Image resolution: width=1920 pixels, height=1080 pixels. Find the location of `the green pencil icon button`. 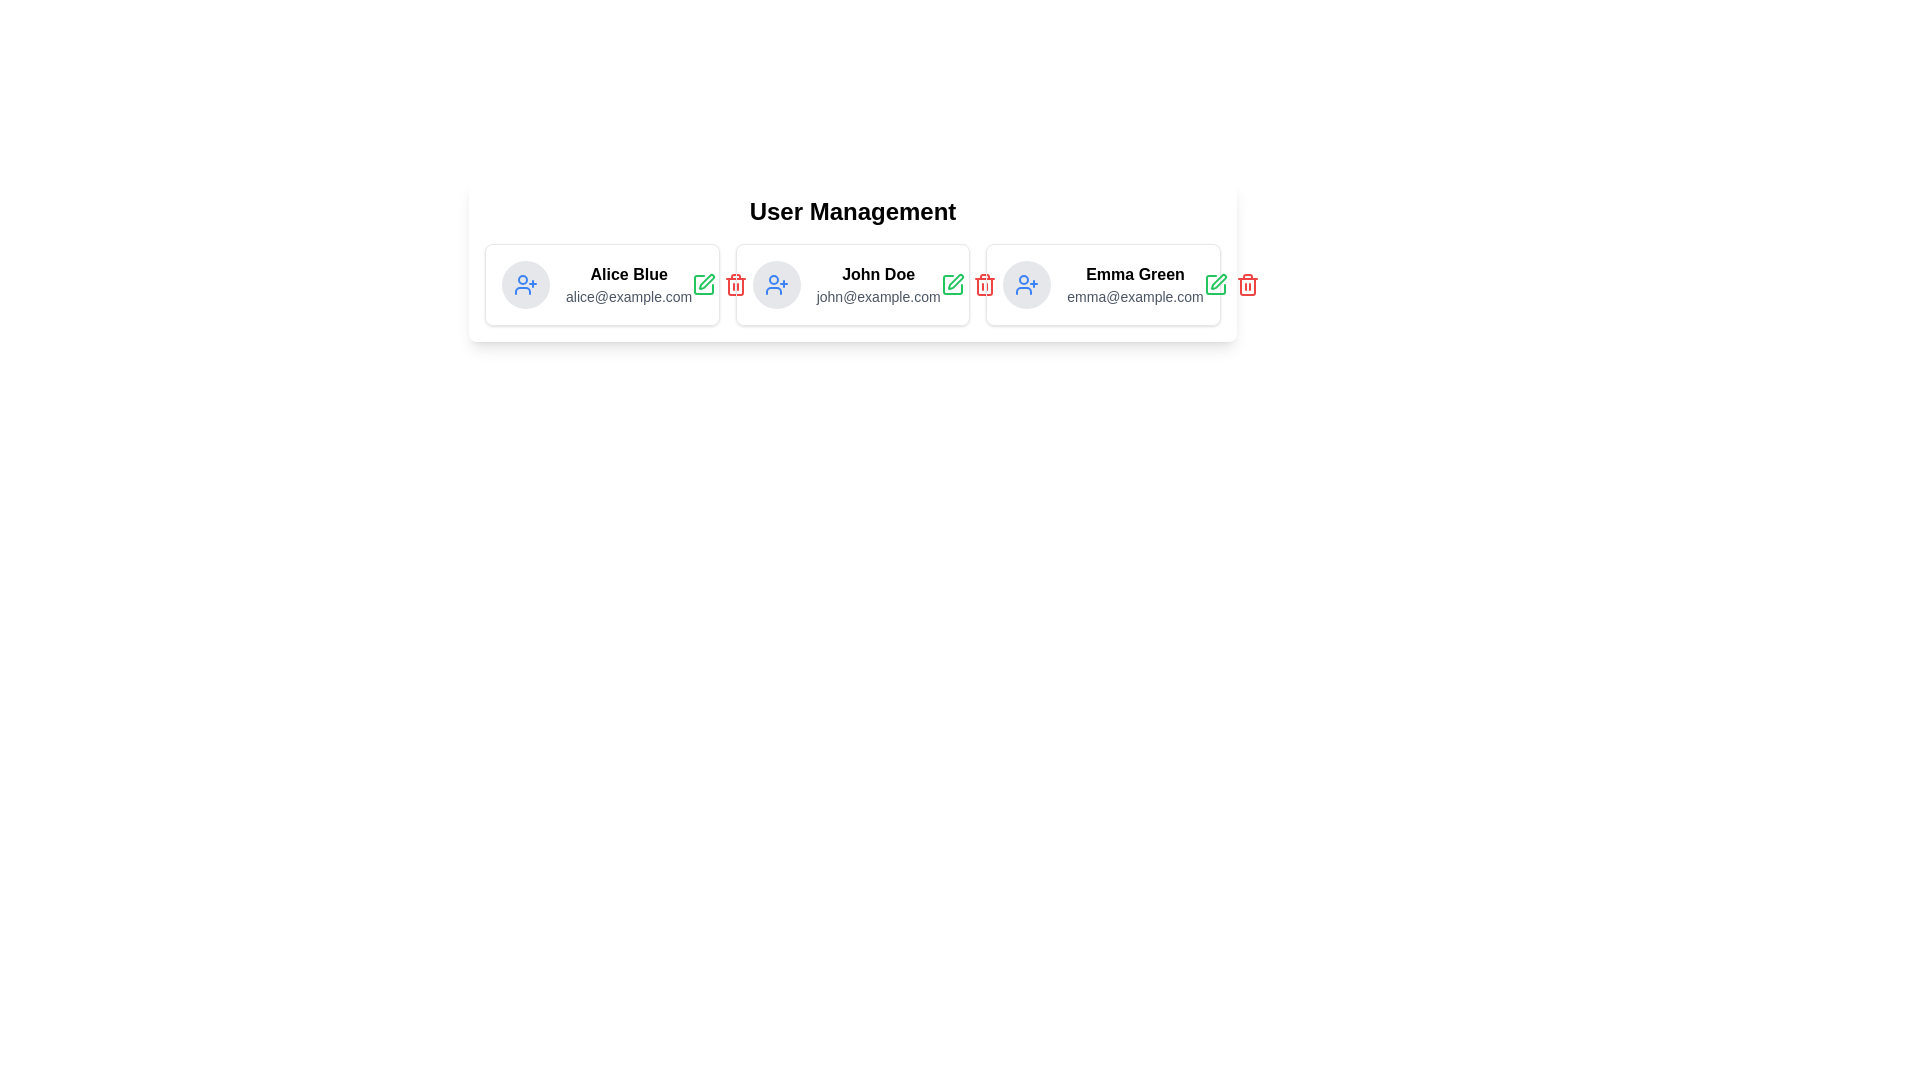

the green pencil icon button is located at coordinates (704, 285).